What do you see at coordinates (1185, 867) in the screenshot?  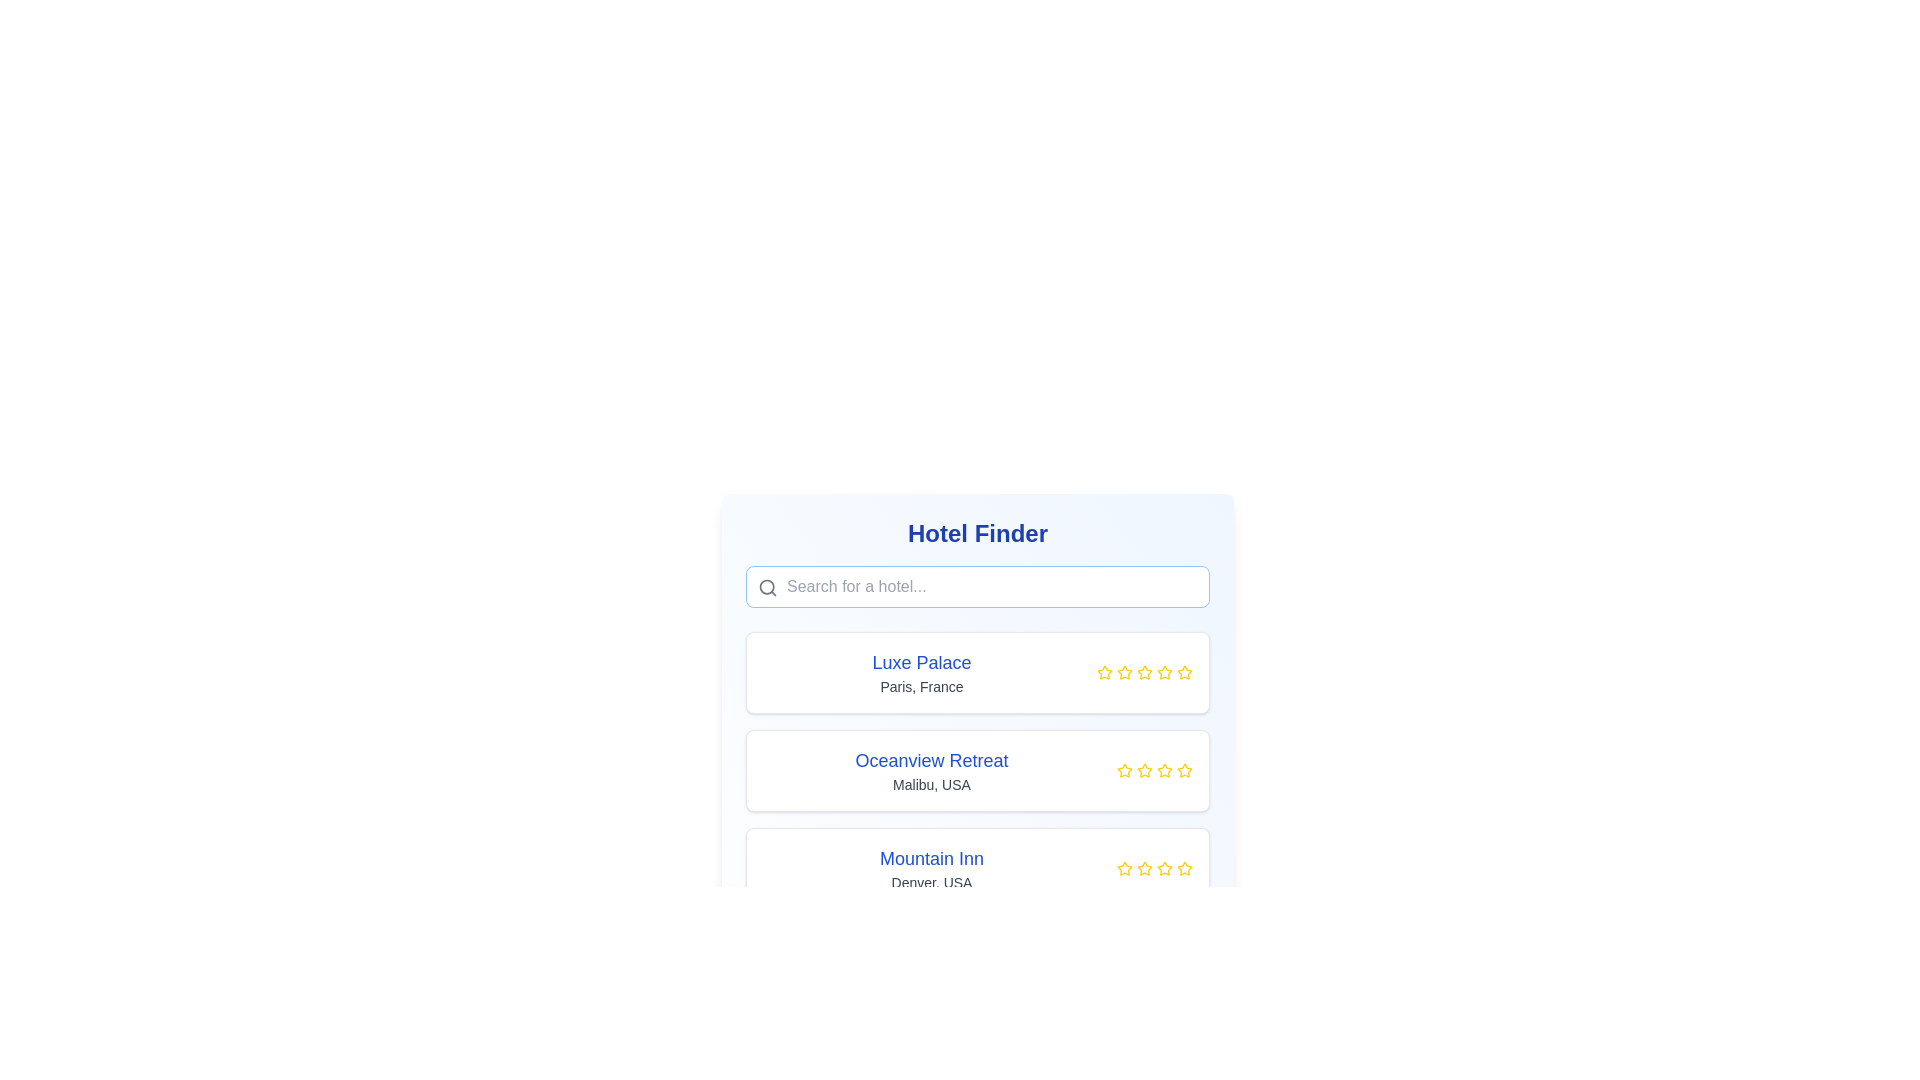 I see `the sixth star-shaped icon` at bounding box center [1185, 867].